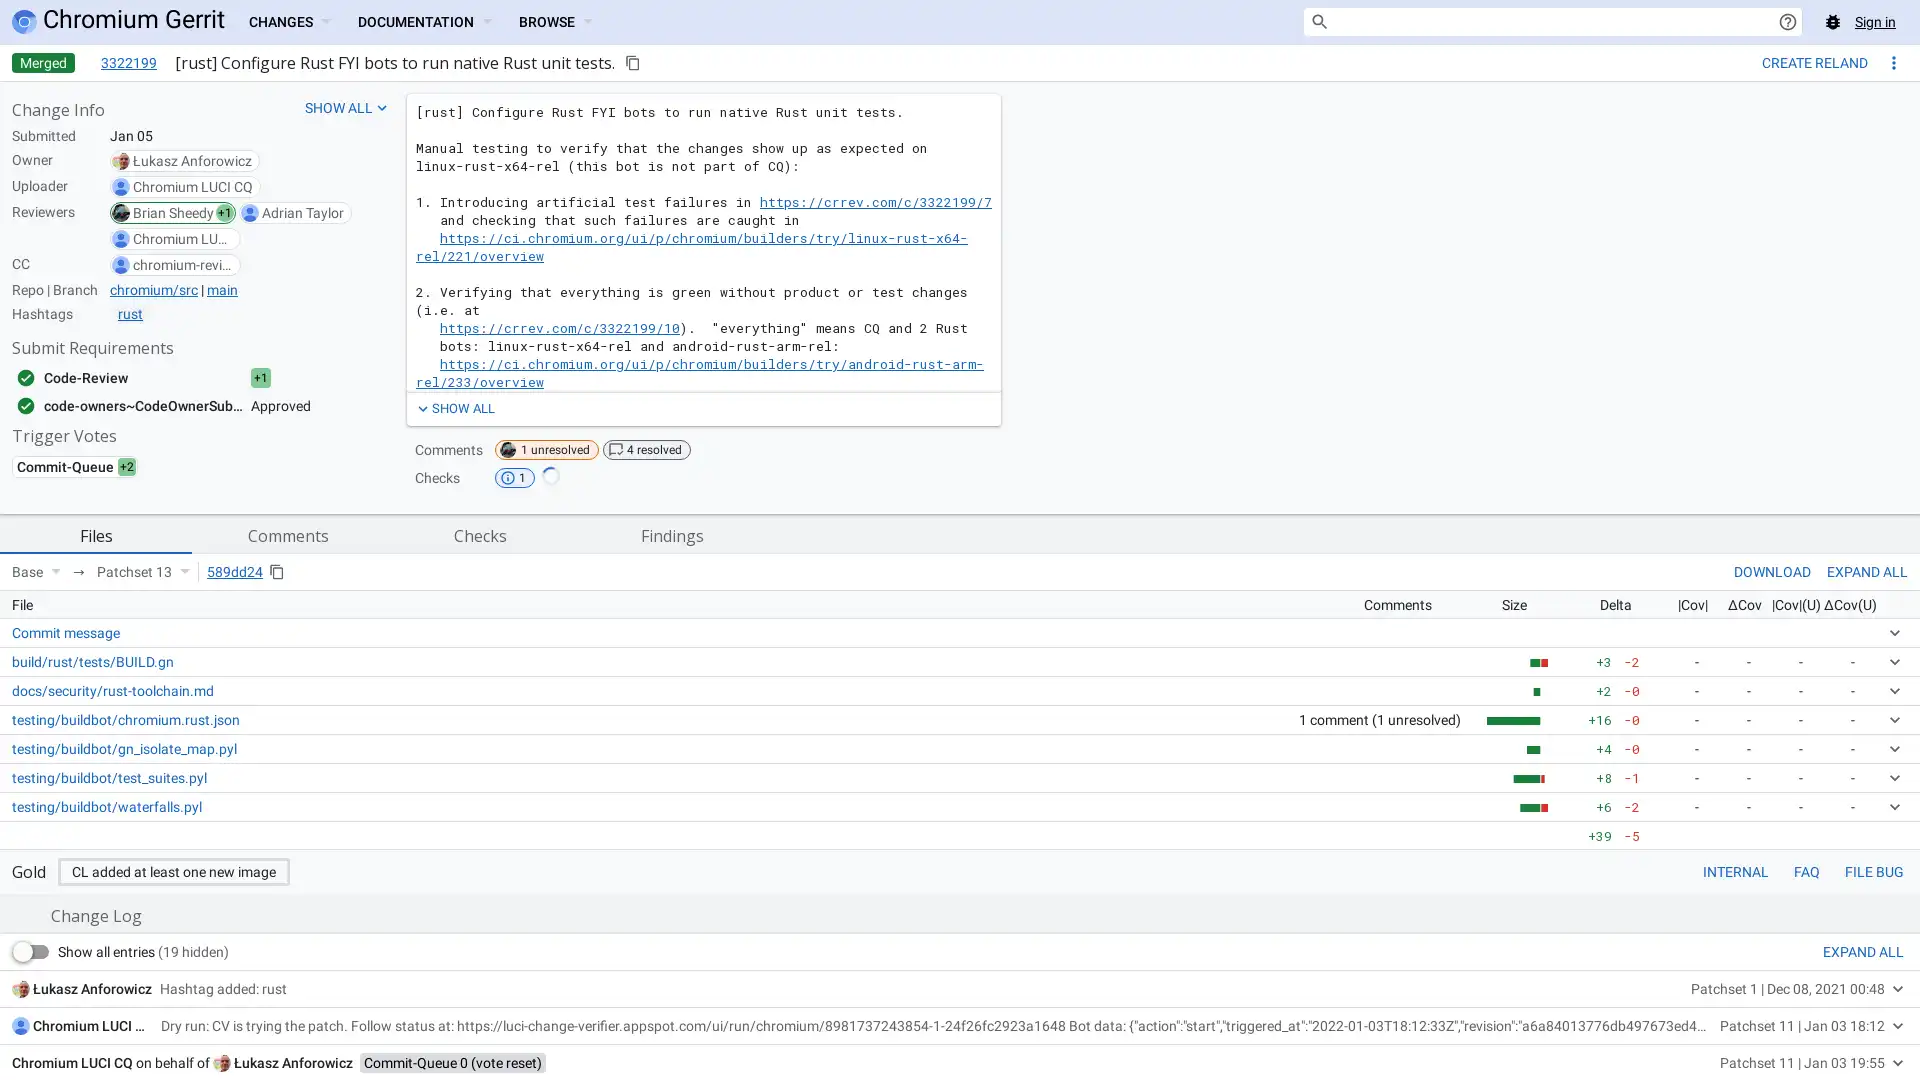 The width and height of the screenshot is (1920, 1080). I want to click on Patchset 13, so click(142, 571).